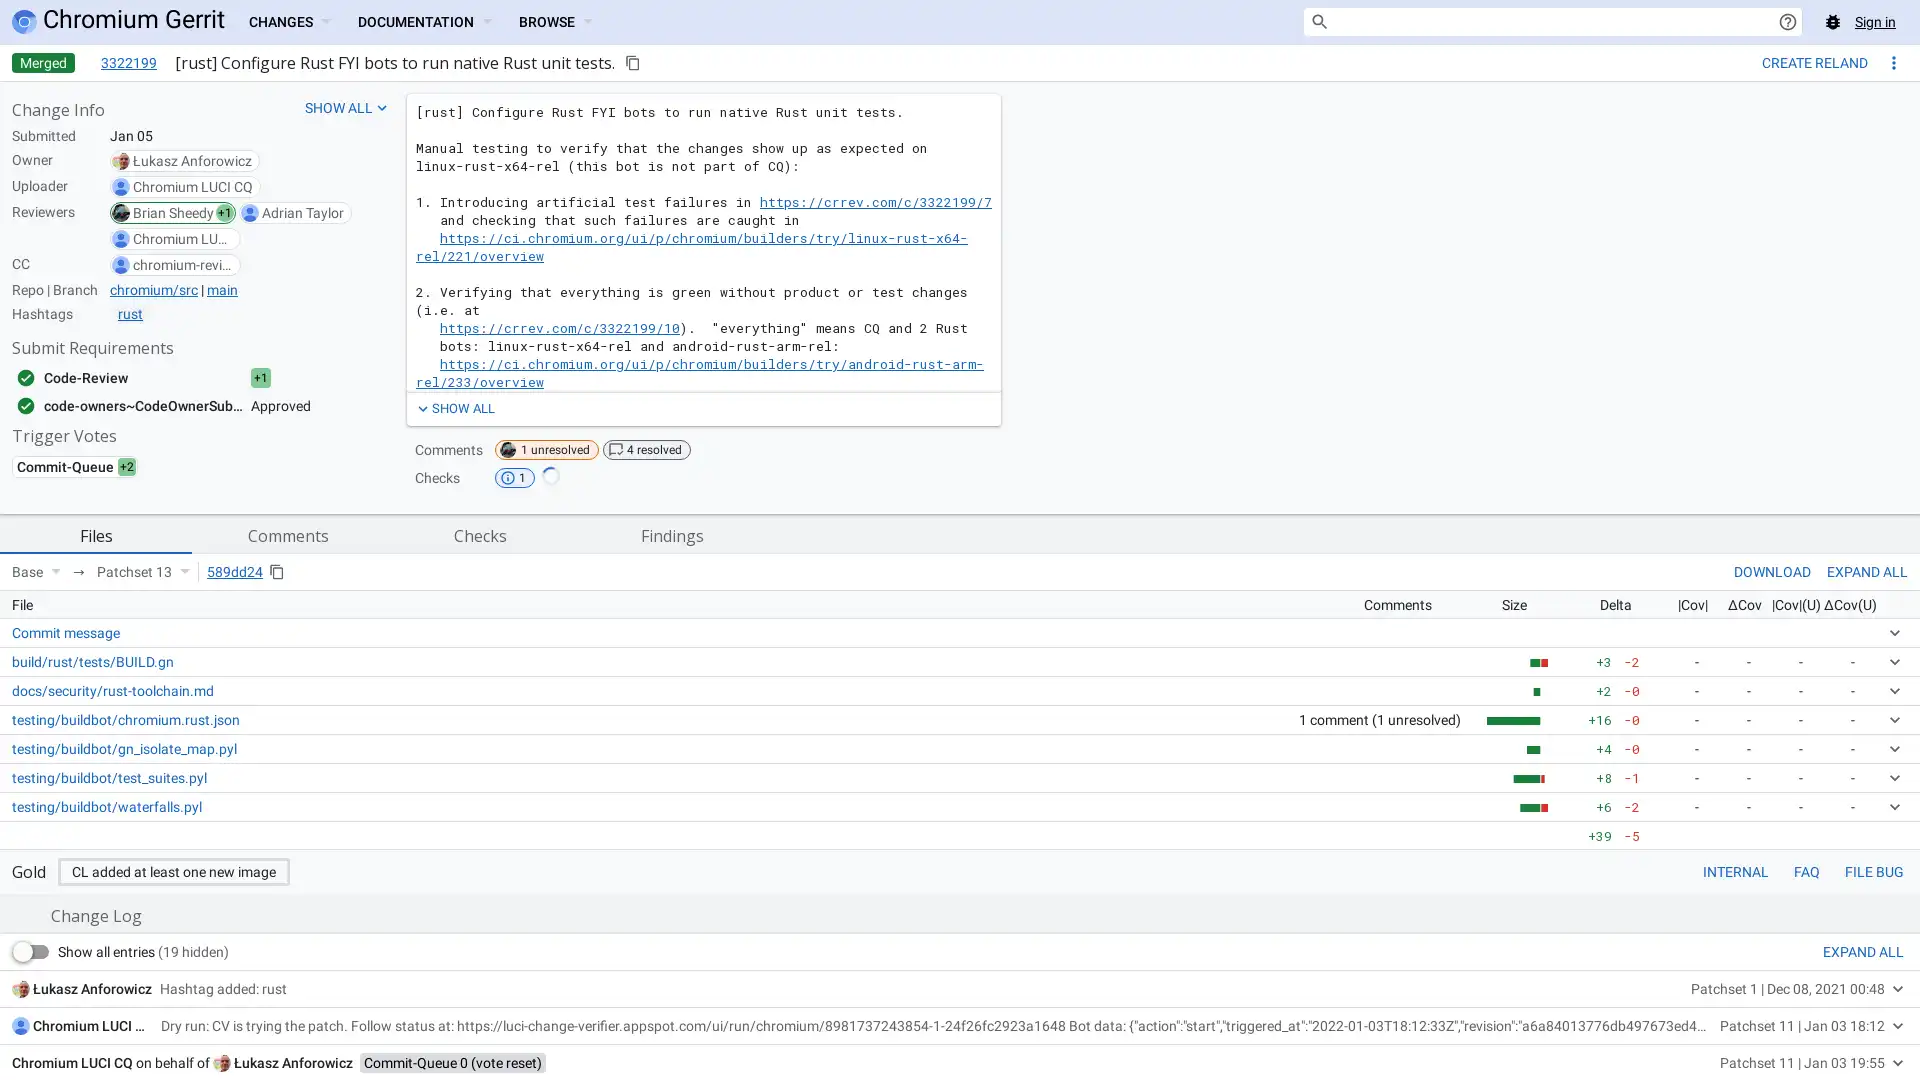 The width and height of the screenshot is (1920, 1080). I want to click on Patchset 13, so click(142, 571).